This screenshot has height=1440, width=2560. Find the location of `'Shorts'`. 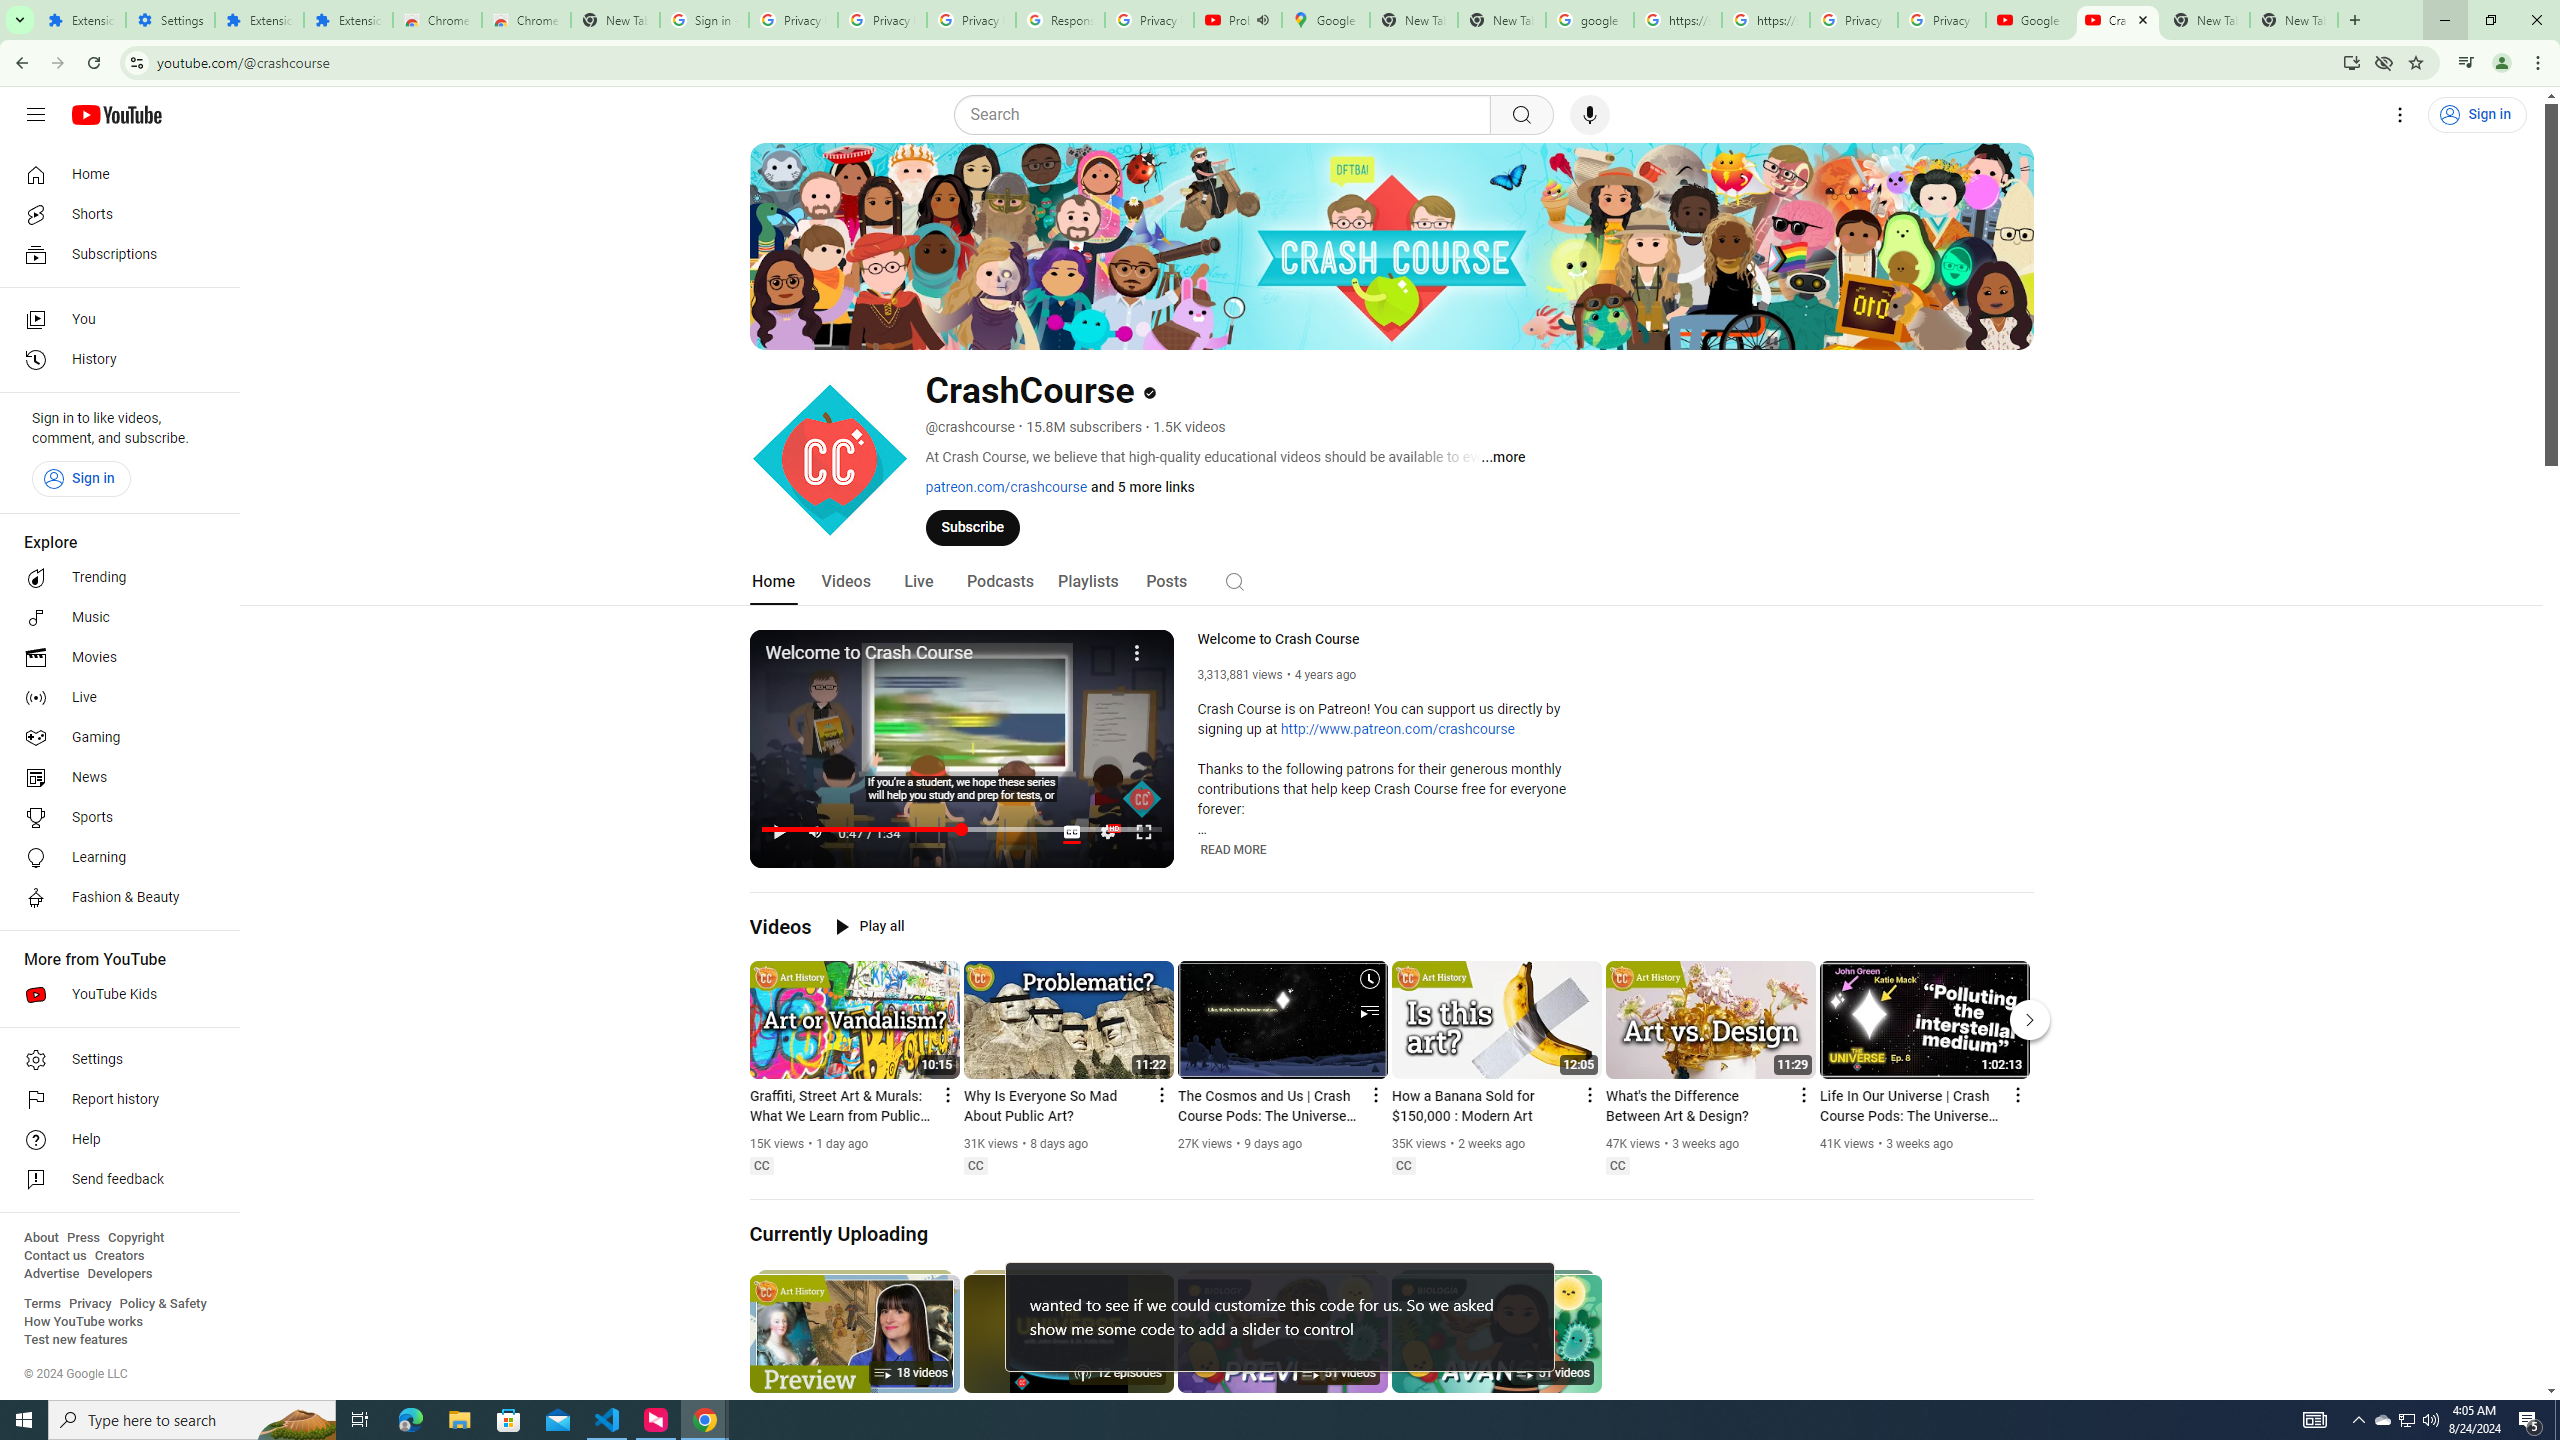

'Shorts' is located at coordinates (113, 214).